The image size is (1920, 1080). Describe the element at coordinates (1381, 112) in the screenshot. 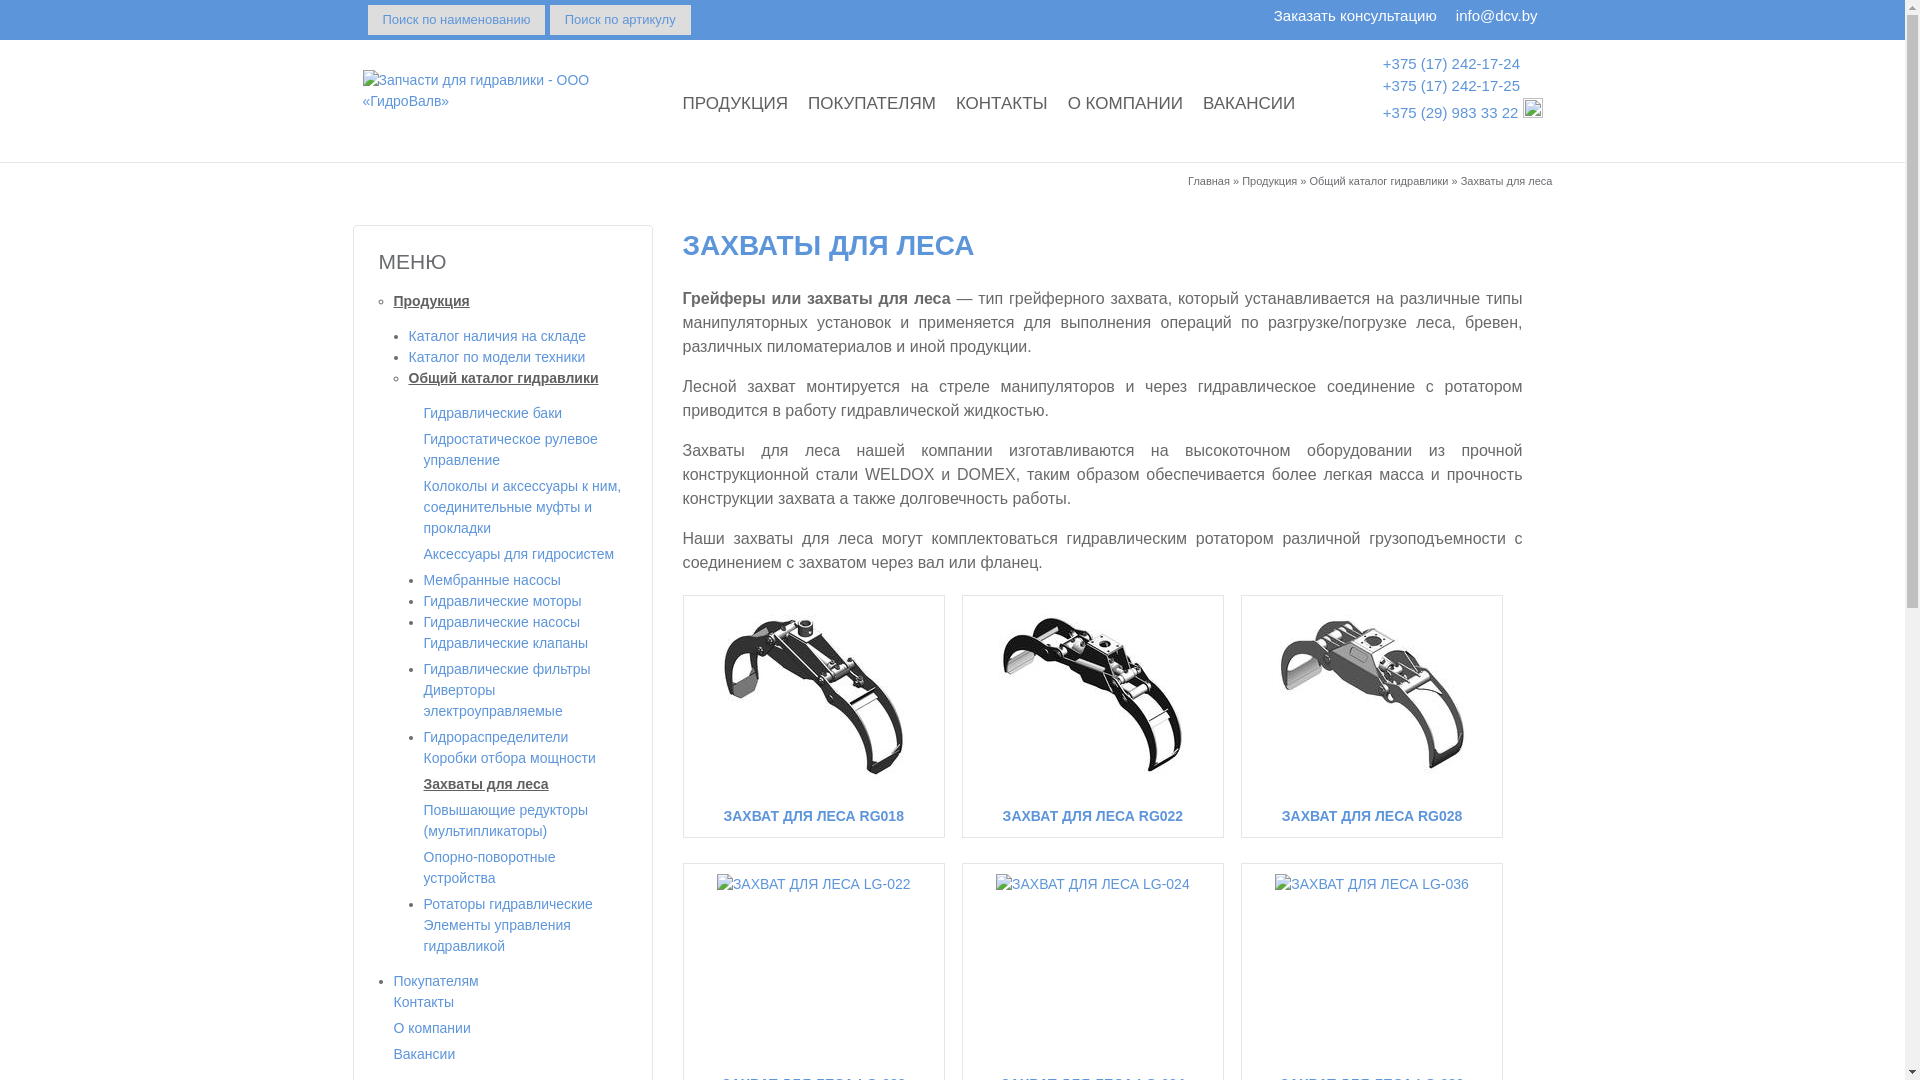

I see `'+375 (29) 983 33 22'` at that location.